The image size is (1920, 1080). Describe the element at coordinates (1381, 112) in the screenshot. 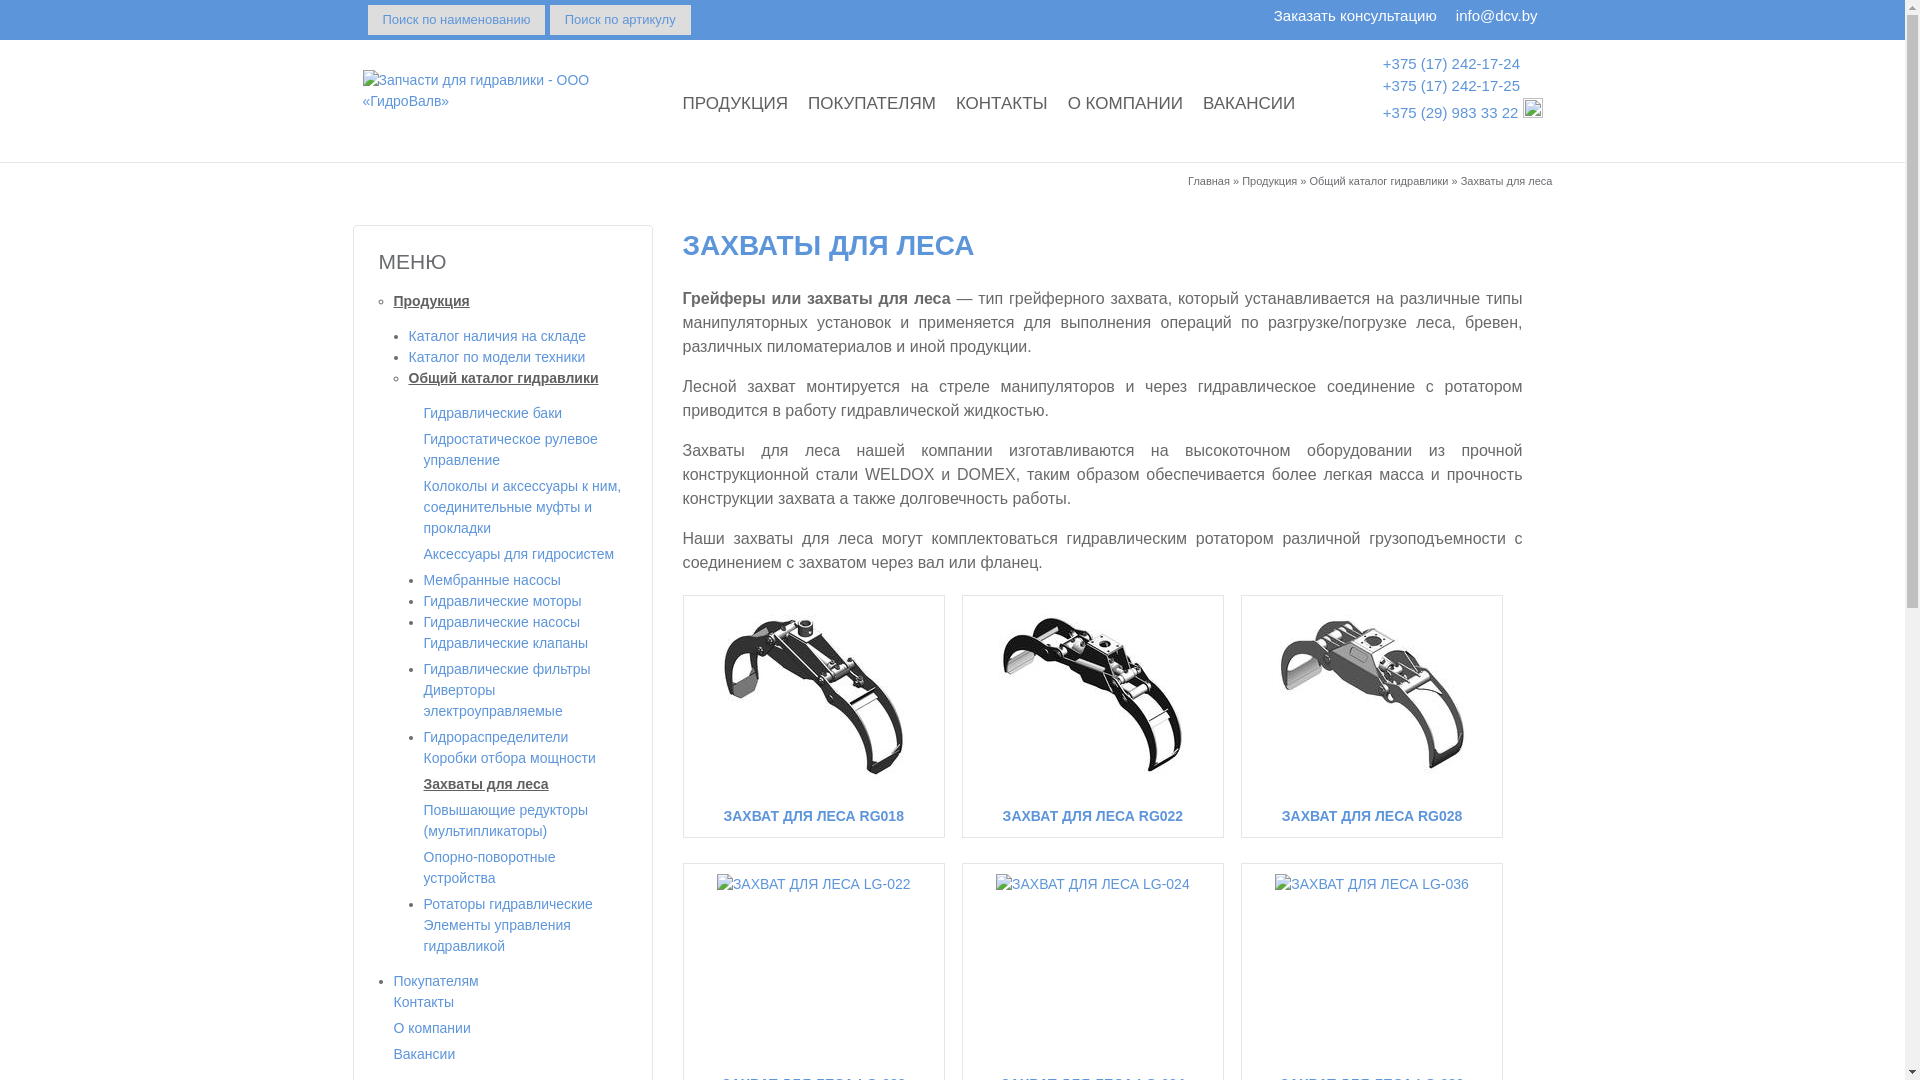

I see `'+375 (29) 983 33 22'` at that location.